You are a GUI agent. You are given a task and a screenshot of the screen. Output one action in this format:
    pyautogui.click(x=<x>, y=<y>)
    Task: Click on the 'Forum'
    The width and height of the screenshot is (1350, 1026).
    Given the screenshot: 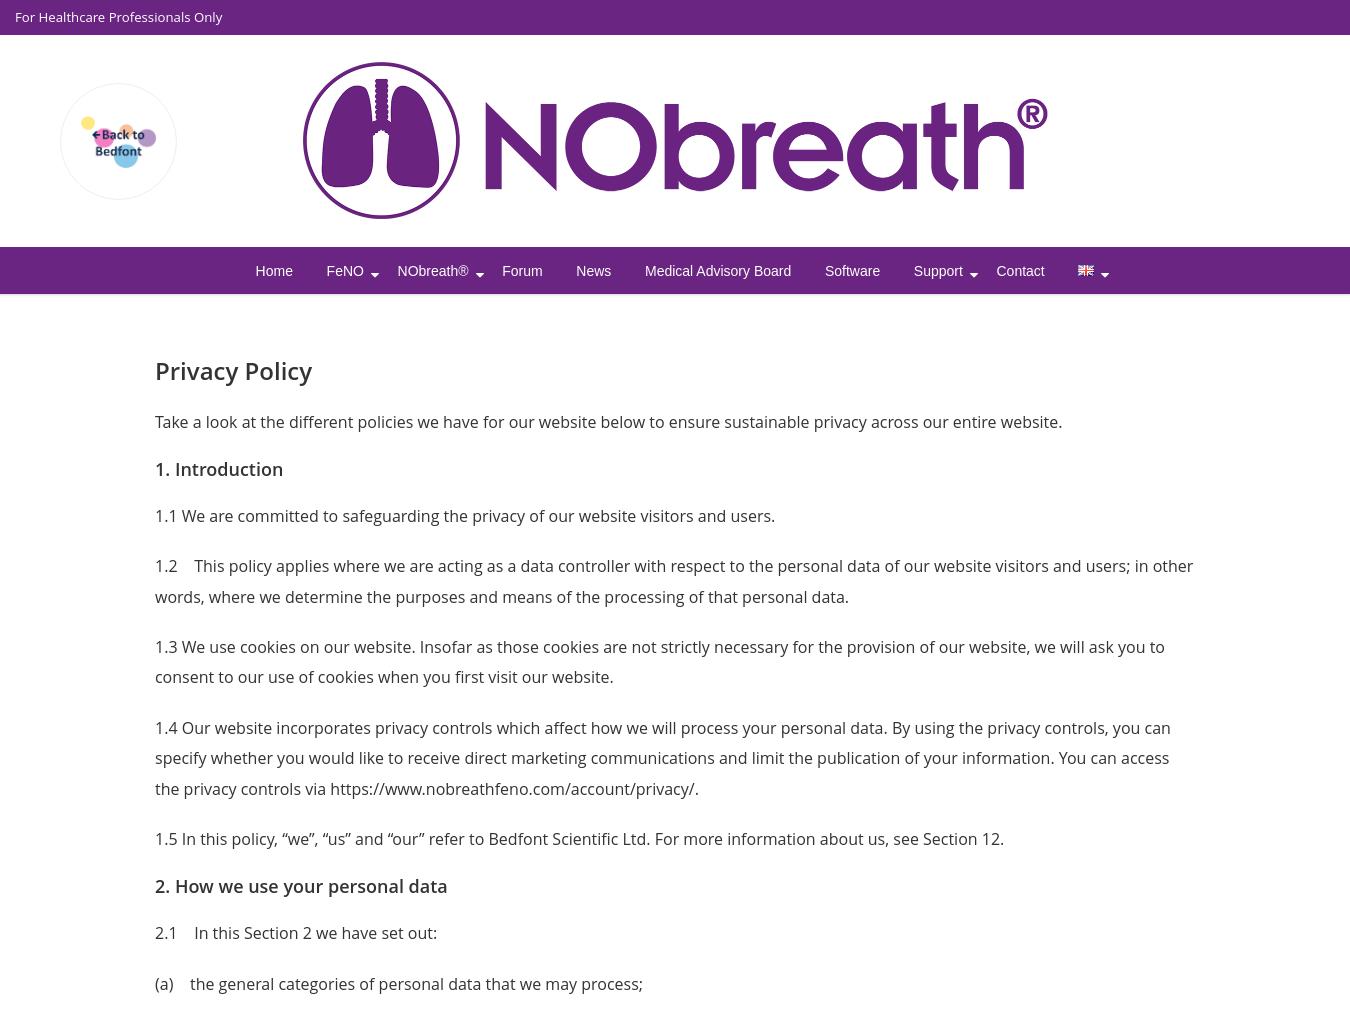 What is the action you would take?
    pyautogui.click(x=521, y=269)
    